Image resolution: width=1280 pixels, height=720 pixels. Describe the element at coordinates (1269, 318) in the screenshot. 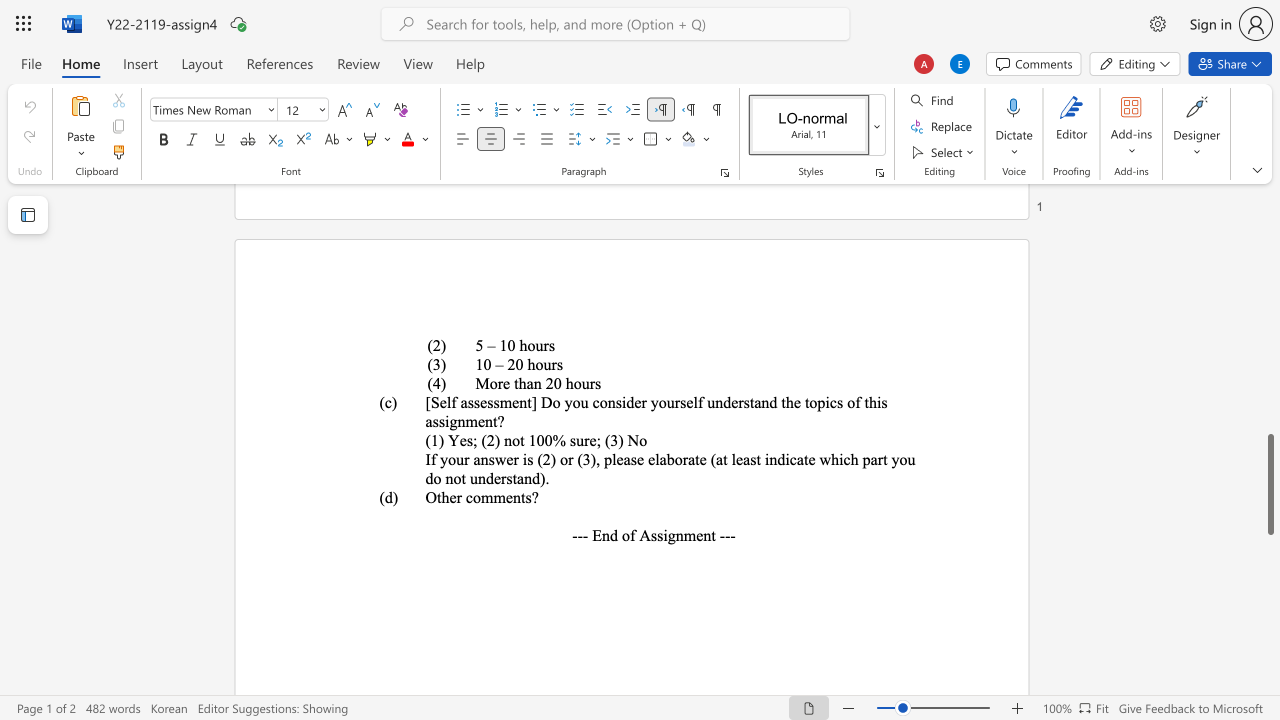

I see `the scrollbar to move the content higher` at that location.